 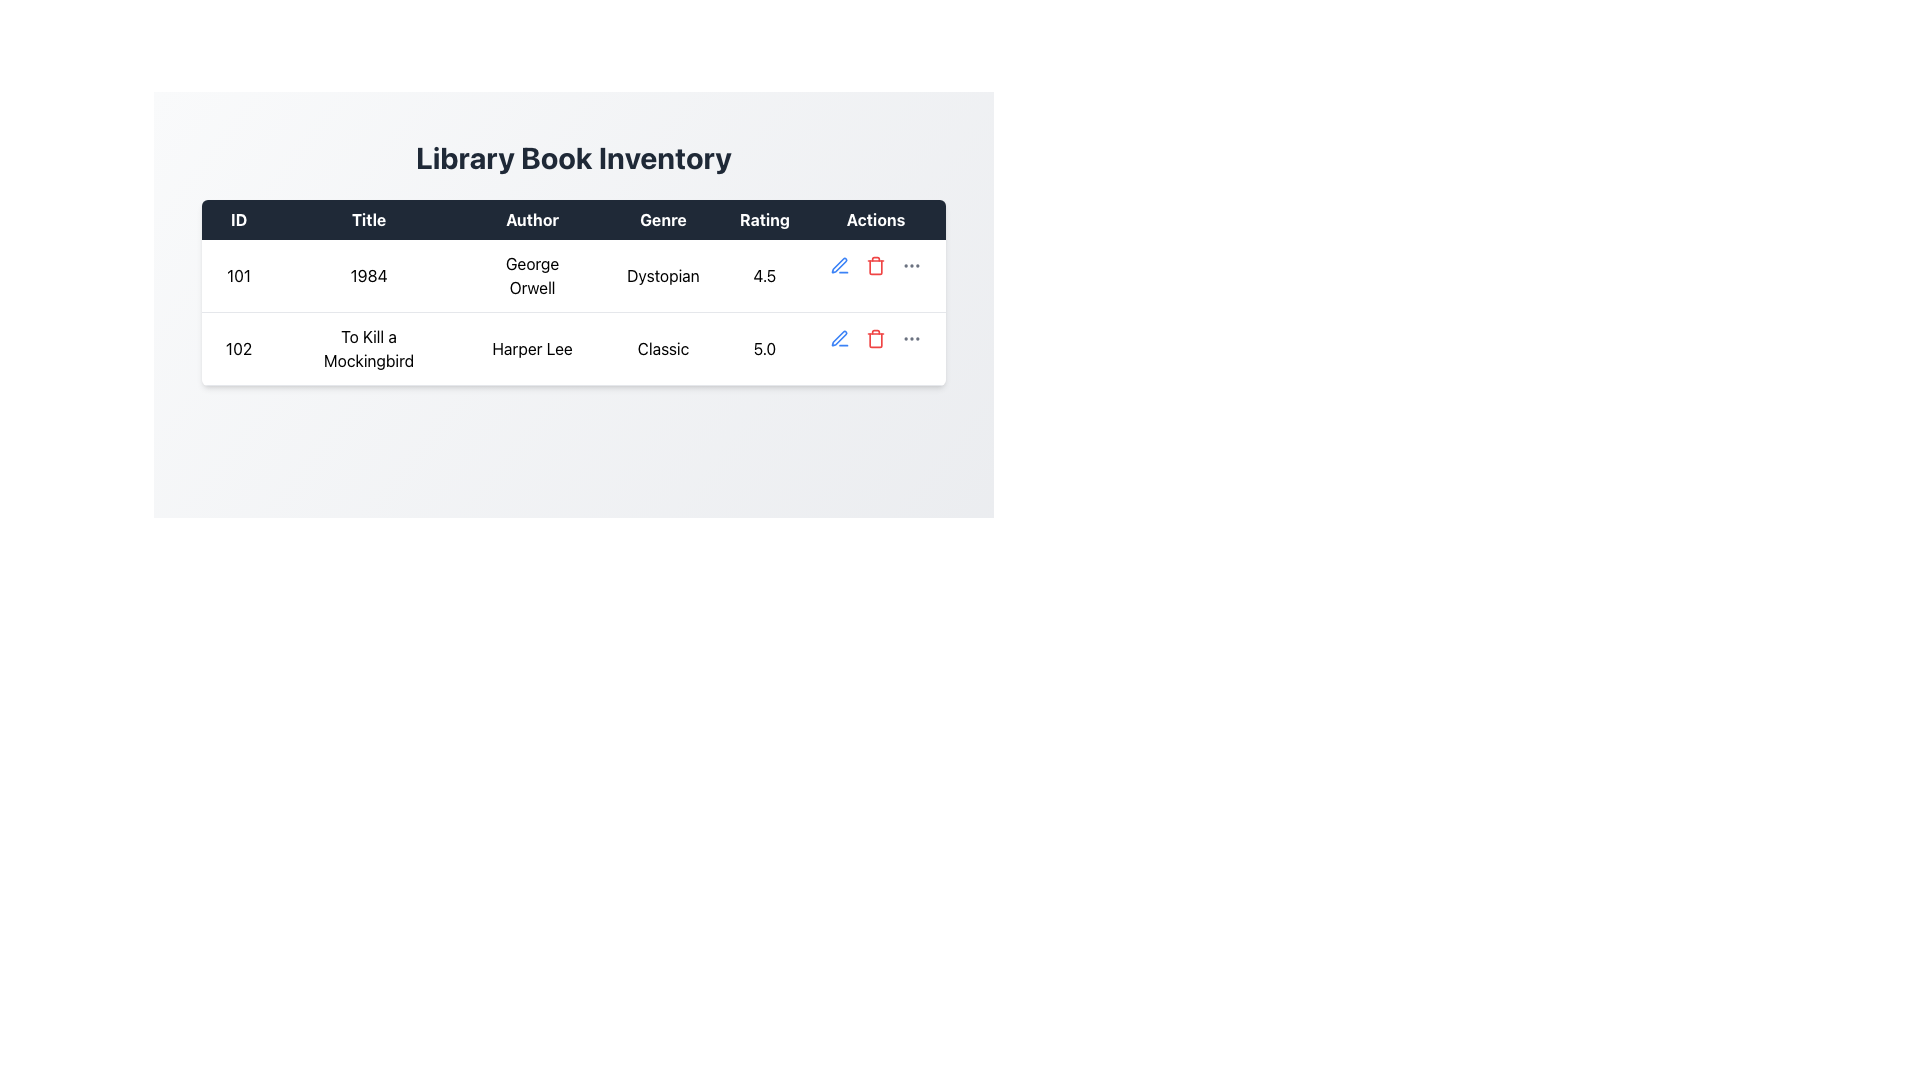 I want to click on the static text label displaying '5.0' in the 'Rating' column of the 'Library Book Inventory' table, which represents the rating value for 'To Kill a Mockingbird', so click(x=763, y=347).